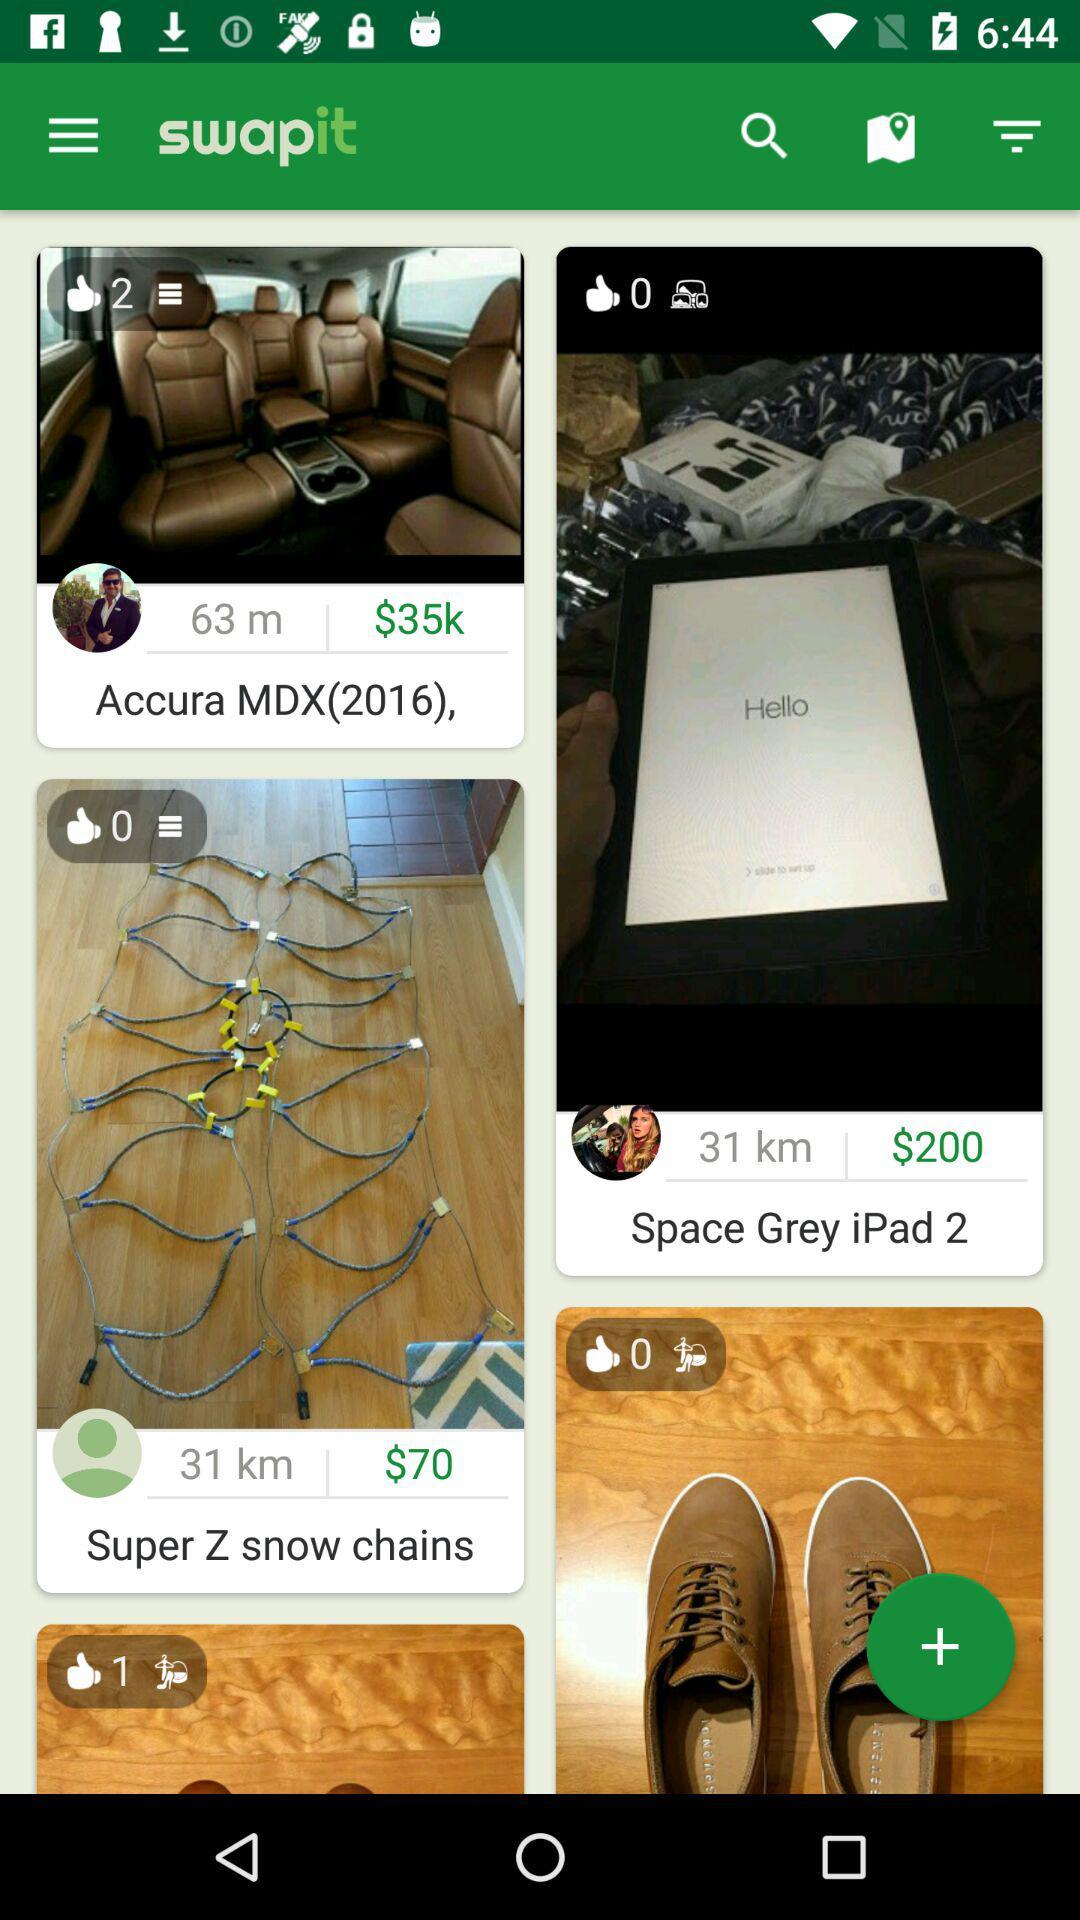 Image resolution: width=1080 pixels, height=1920 pixels. What do you see at coordinates (940, 1654) in the screenshot?
I see `the add icon` at bounding box center [940, 1654].